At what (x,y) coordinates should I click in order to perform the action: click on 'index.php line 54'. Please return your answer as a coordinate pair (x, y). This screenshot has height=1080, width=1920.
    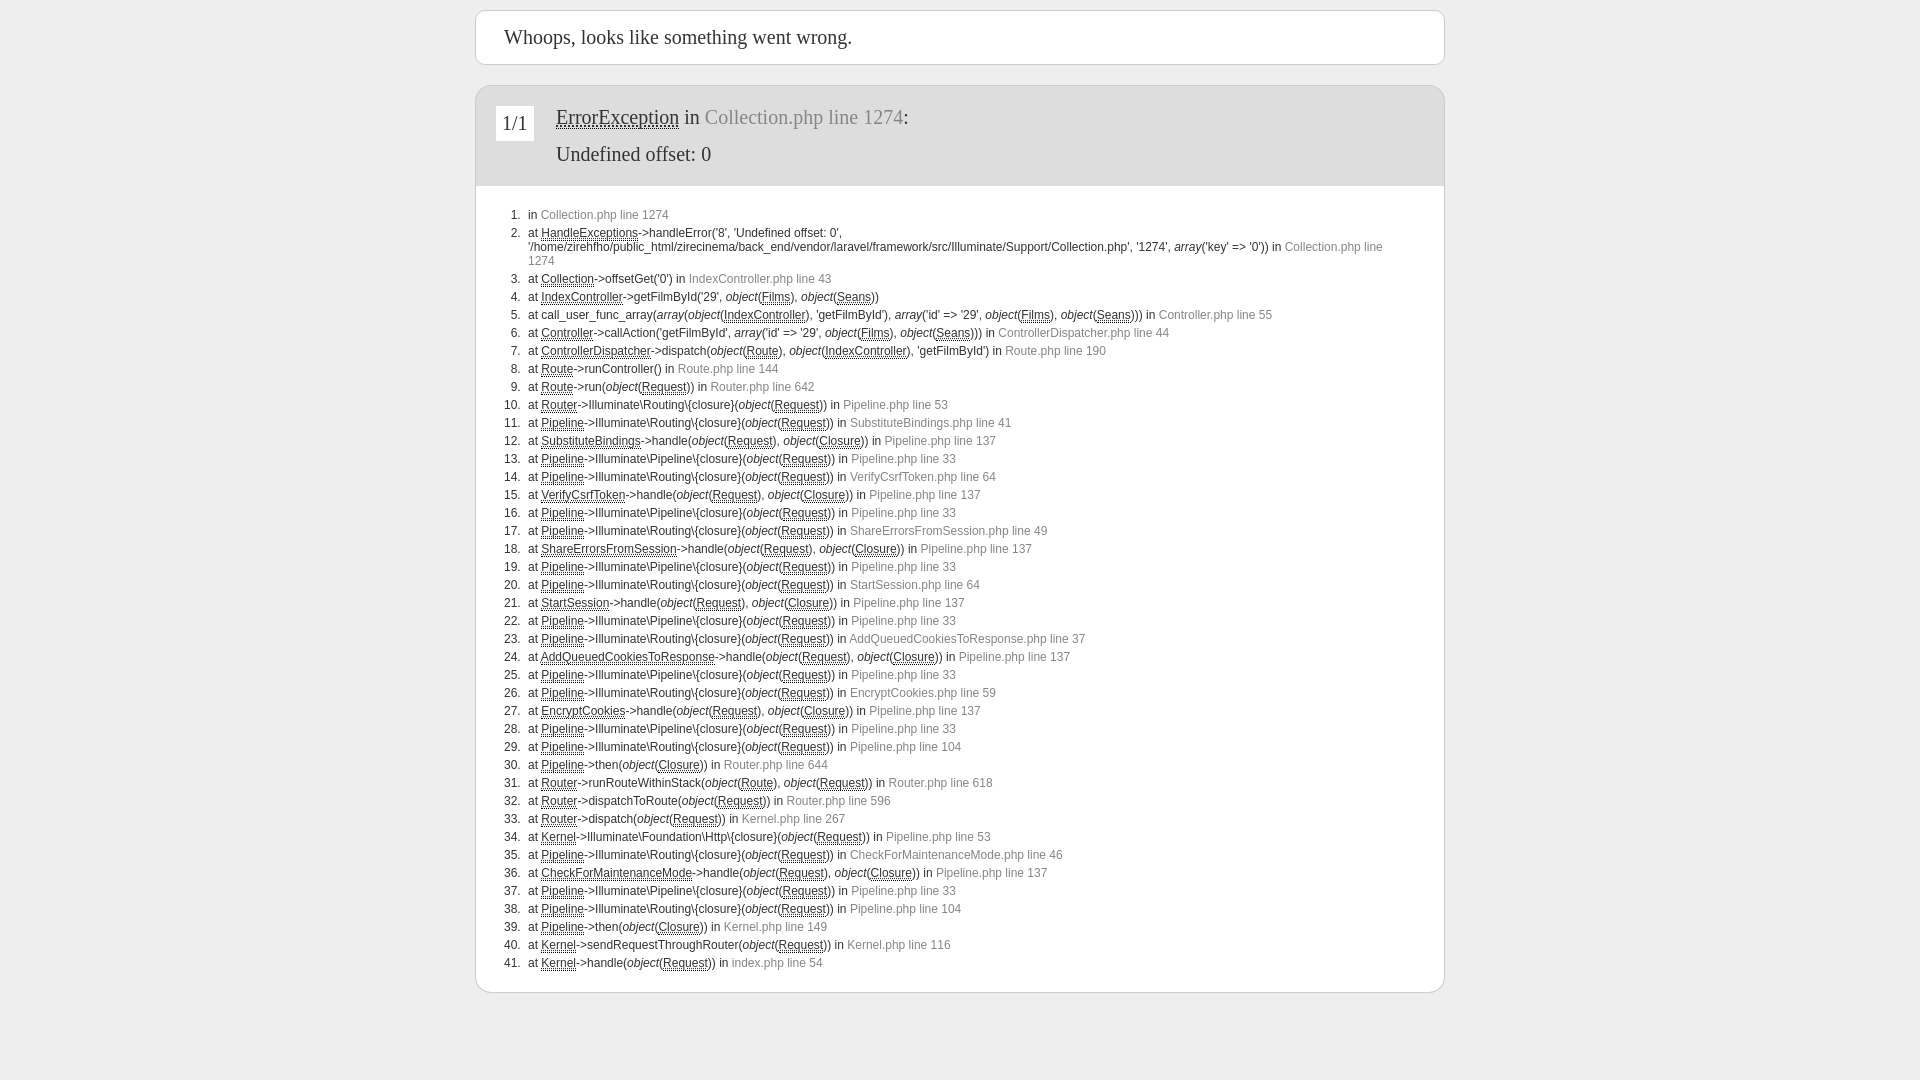
    Looking at the image, I should click on (776, 962).